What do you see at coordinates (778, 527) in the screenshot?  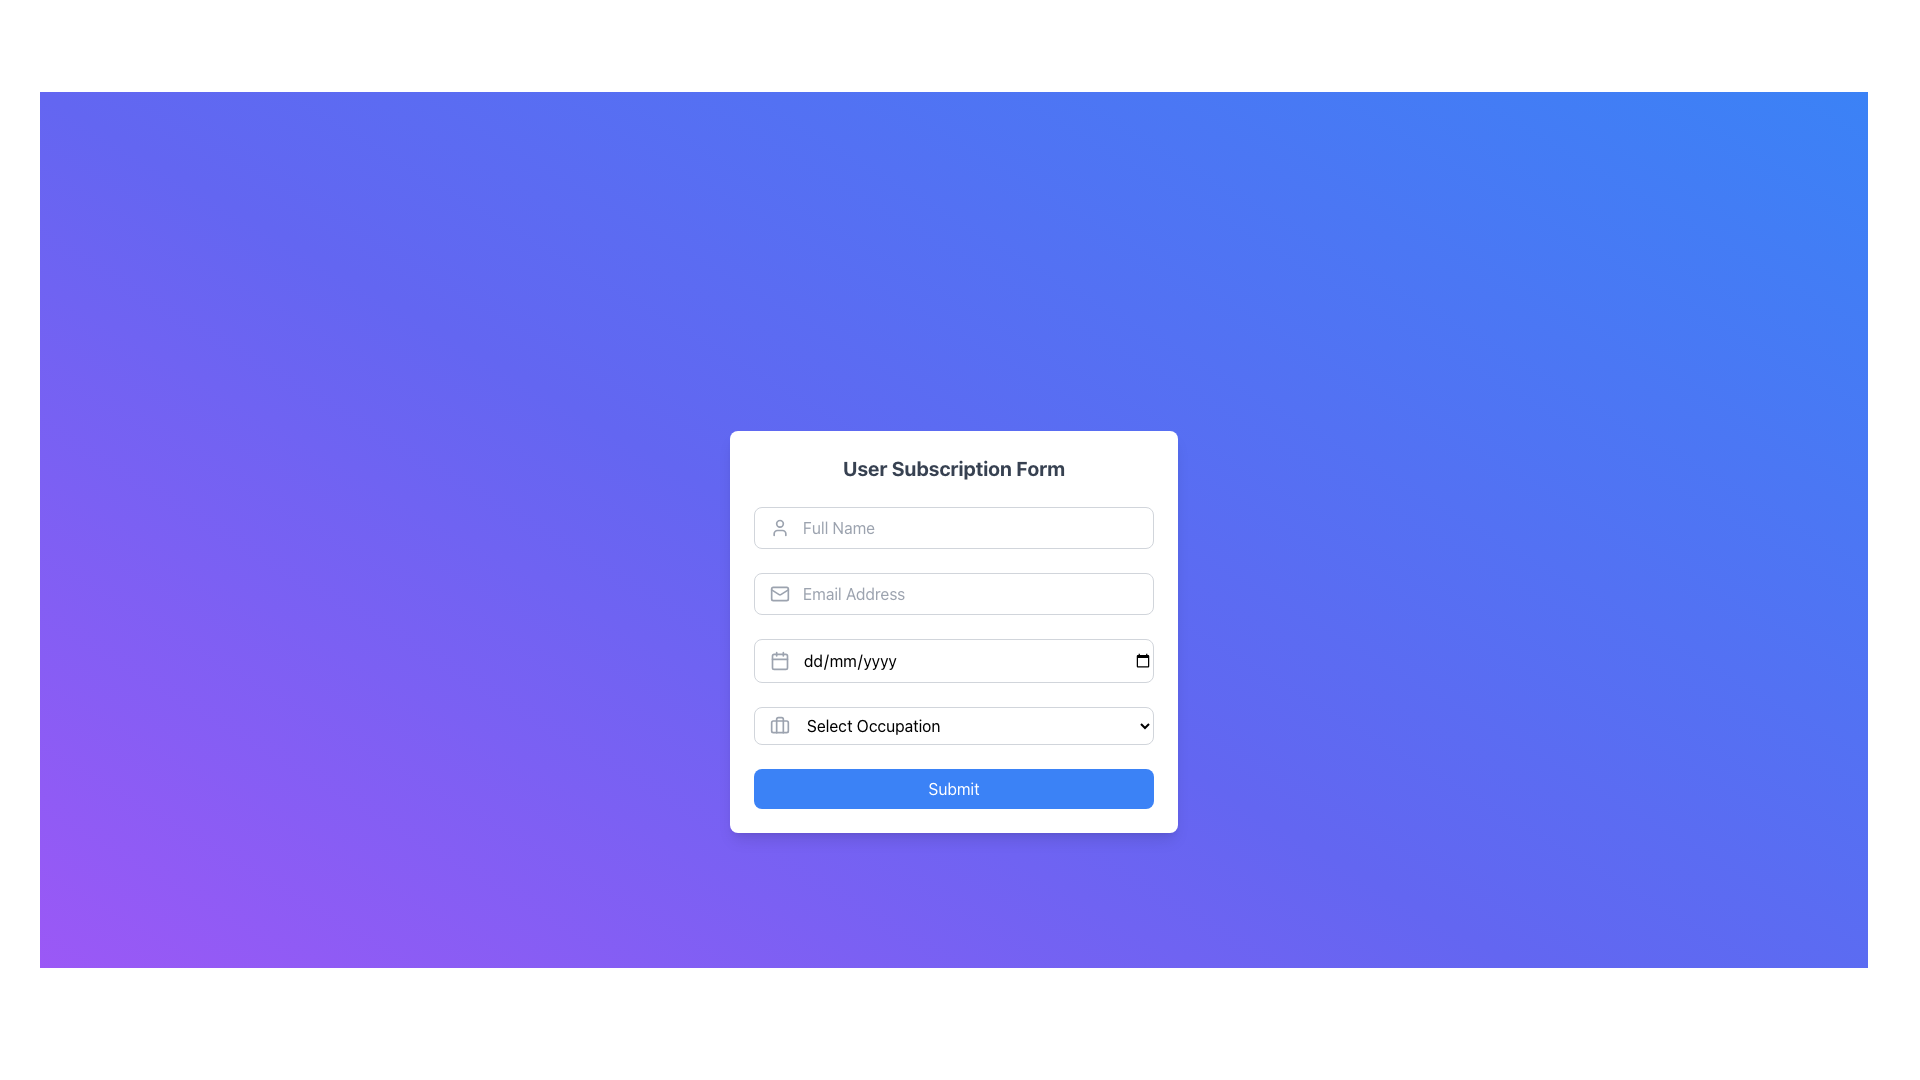 I see `the user silhouette icon located to the left of the 'Full Name' text field, which is styled in gray and indicates user or profile functionality` at bounding box center [778, 527].